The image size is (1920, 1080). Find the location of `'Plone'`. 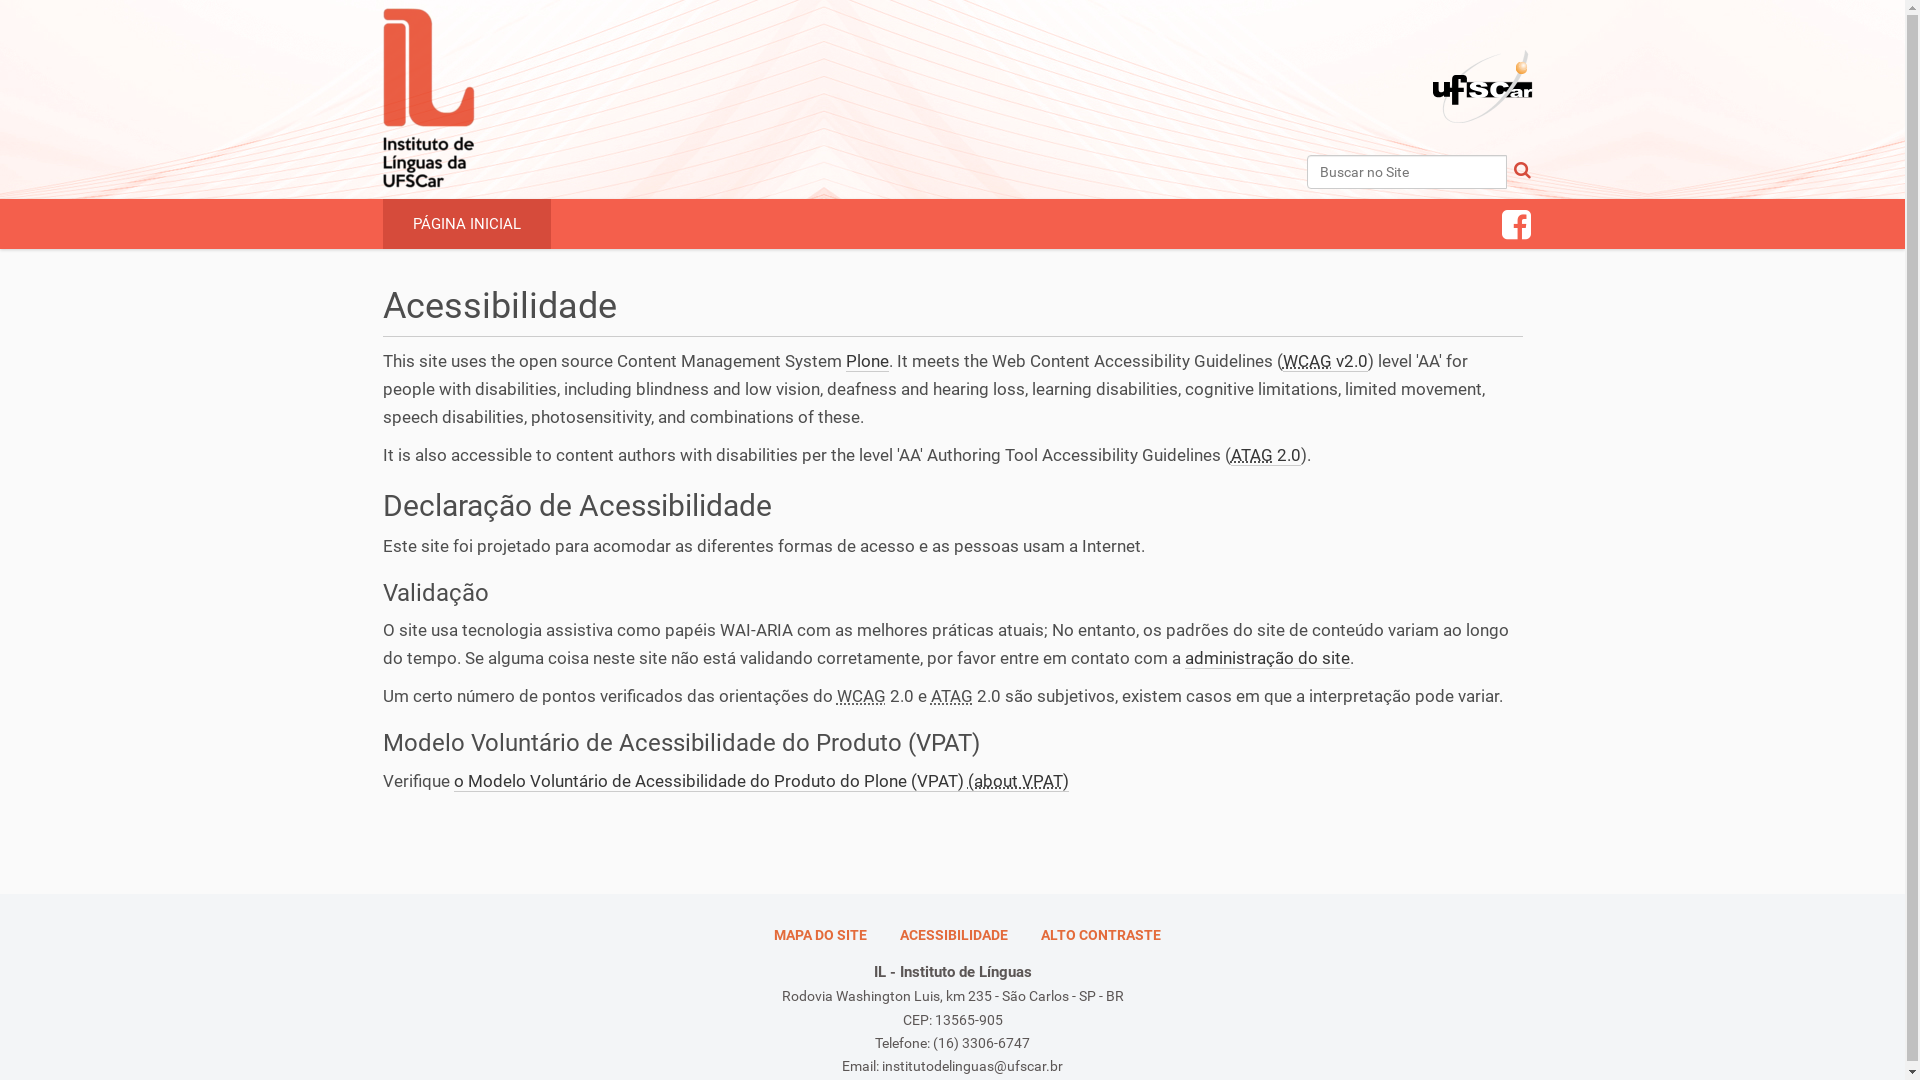

'Plone' is located at coordinates (867, 361).